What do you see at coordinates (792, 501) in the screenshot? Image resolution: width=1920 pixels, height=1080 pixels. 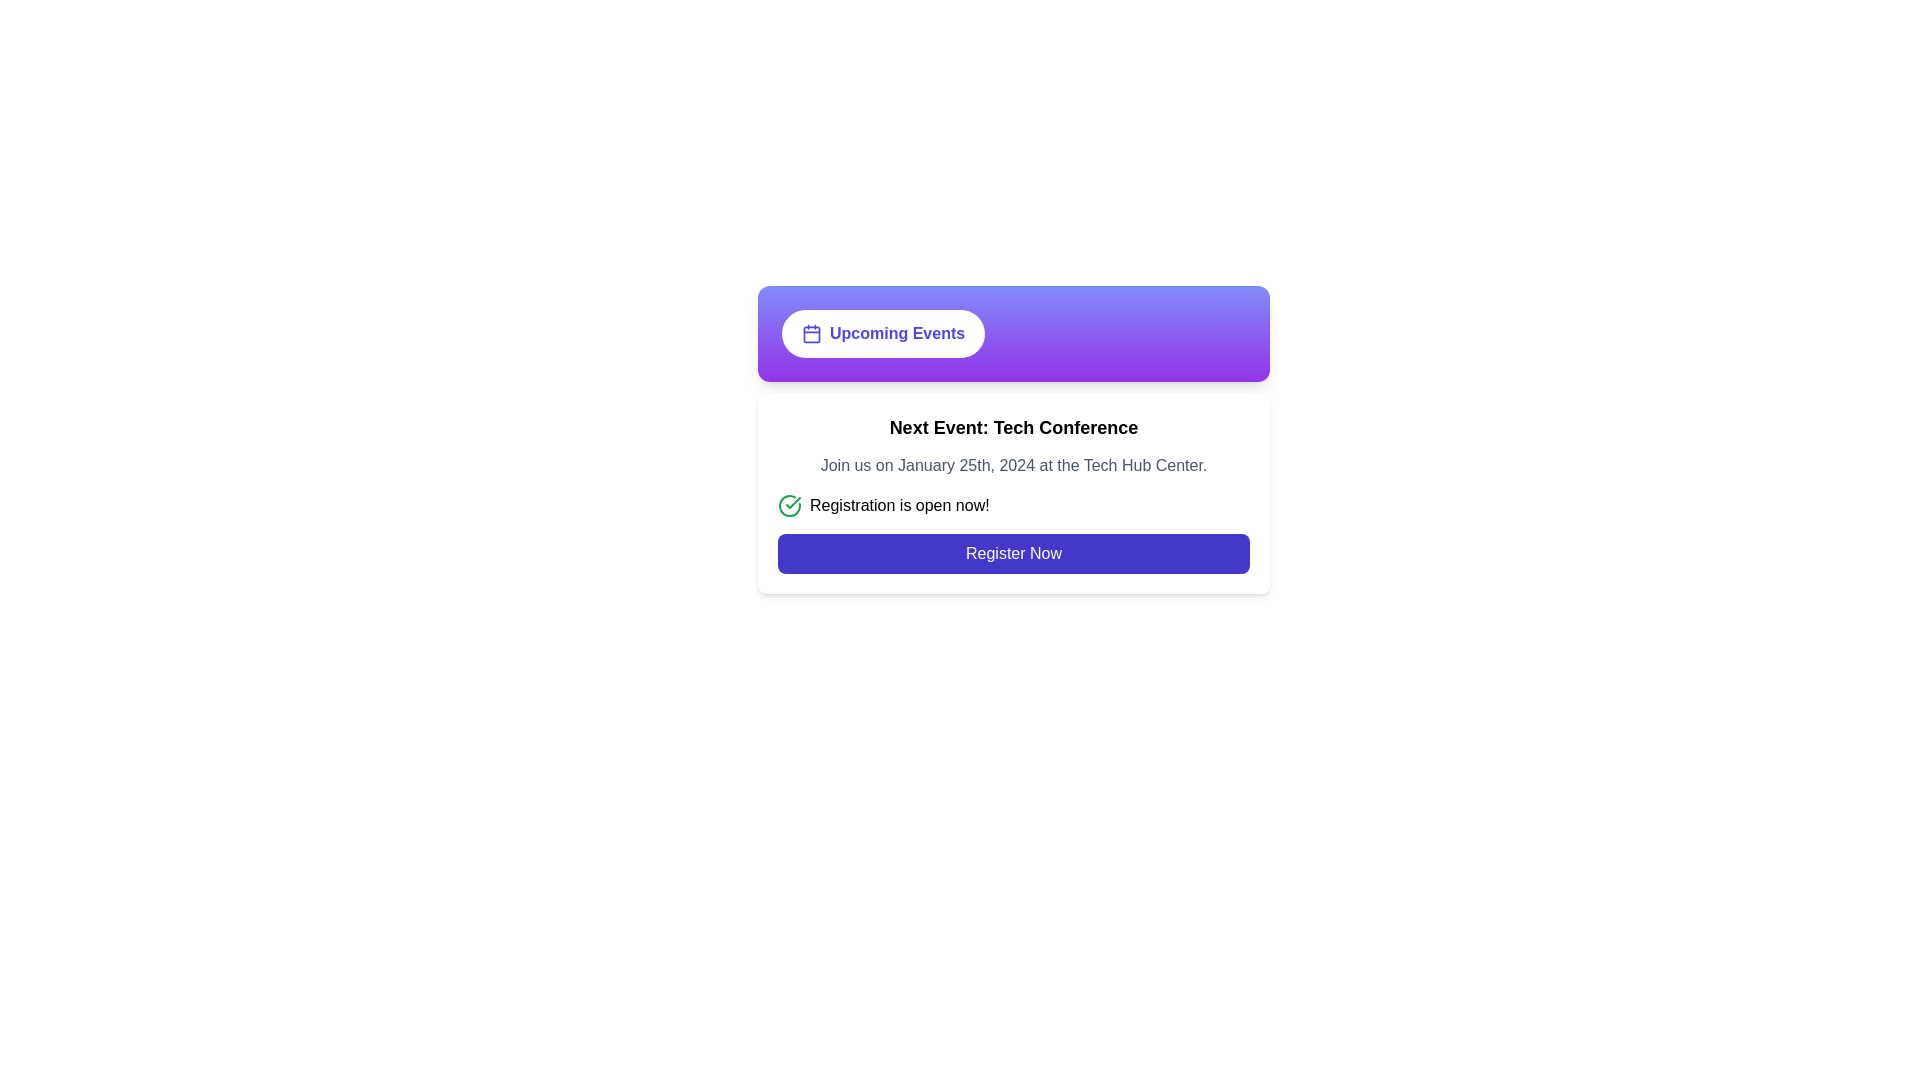 I see `the checkmark icon that indicates successful status or confirmation, located near the text 'Registration is open now!' in the center section of the interface` at bounding box center [792, 501].